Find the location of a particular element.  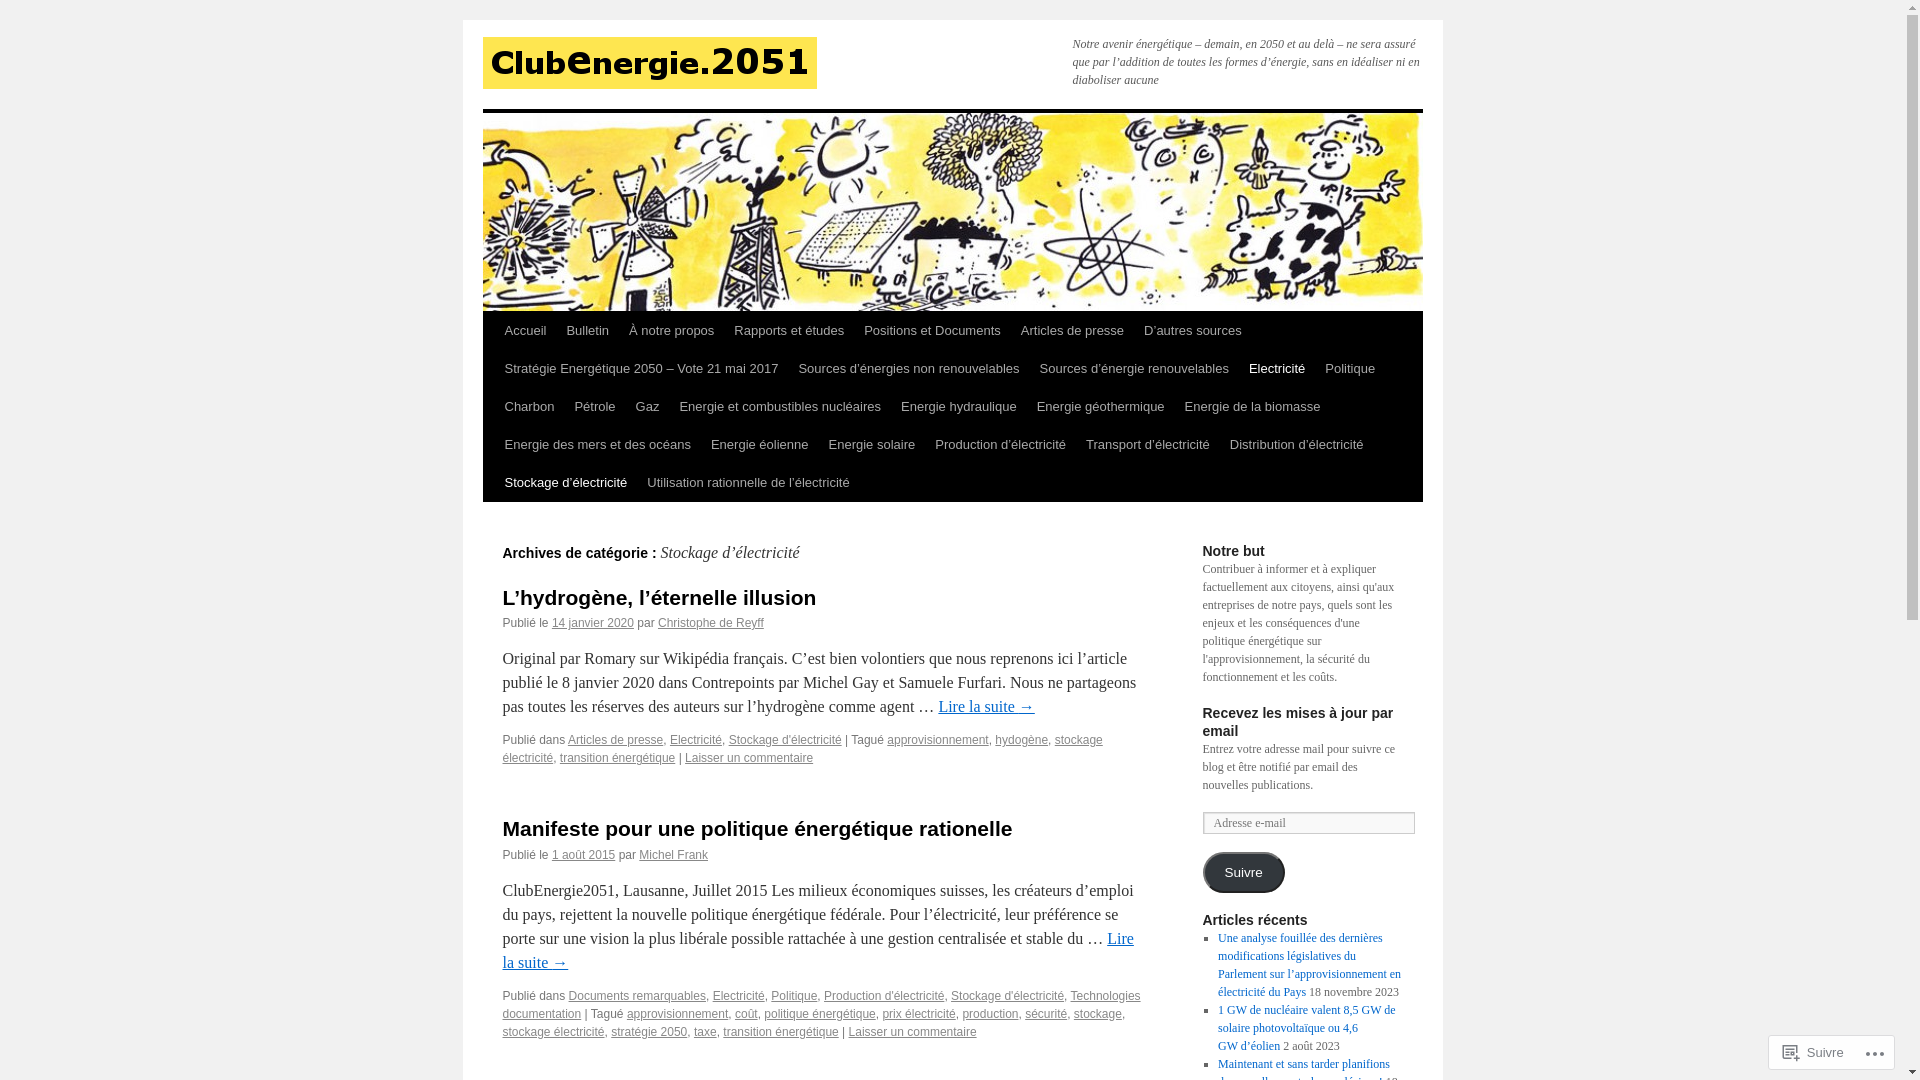

'Articles de presse' is located at coordinates (614, 740).